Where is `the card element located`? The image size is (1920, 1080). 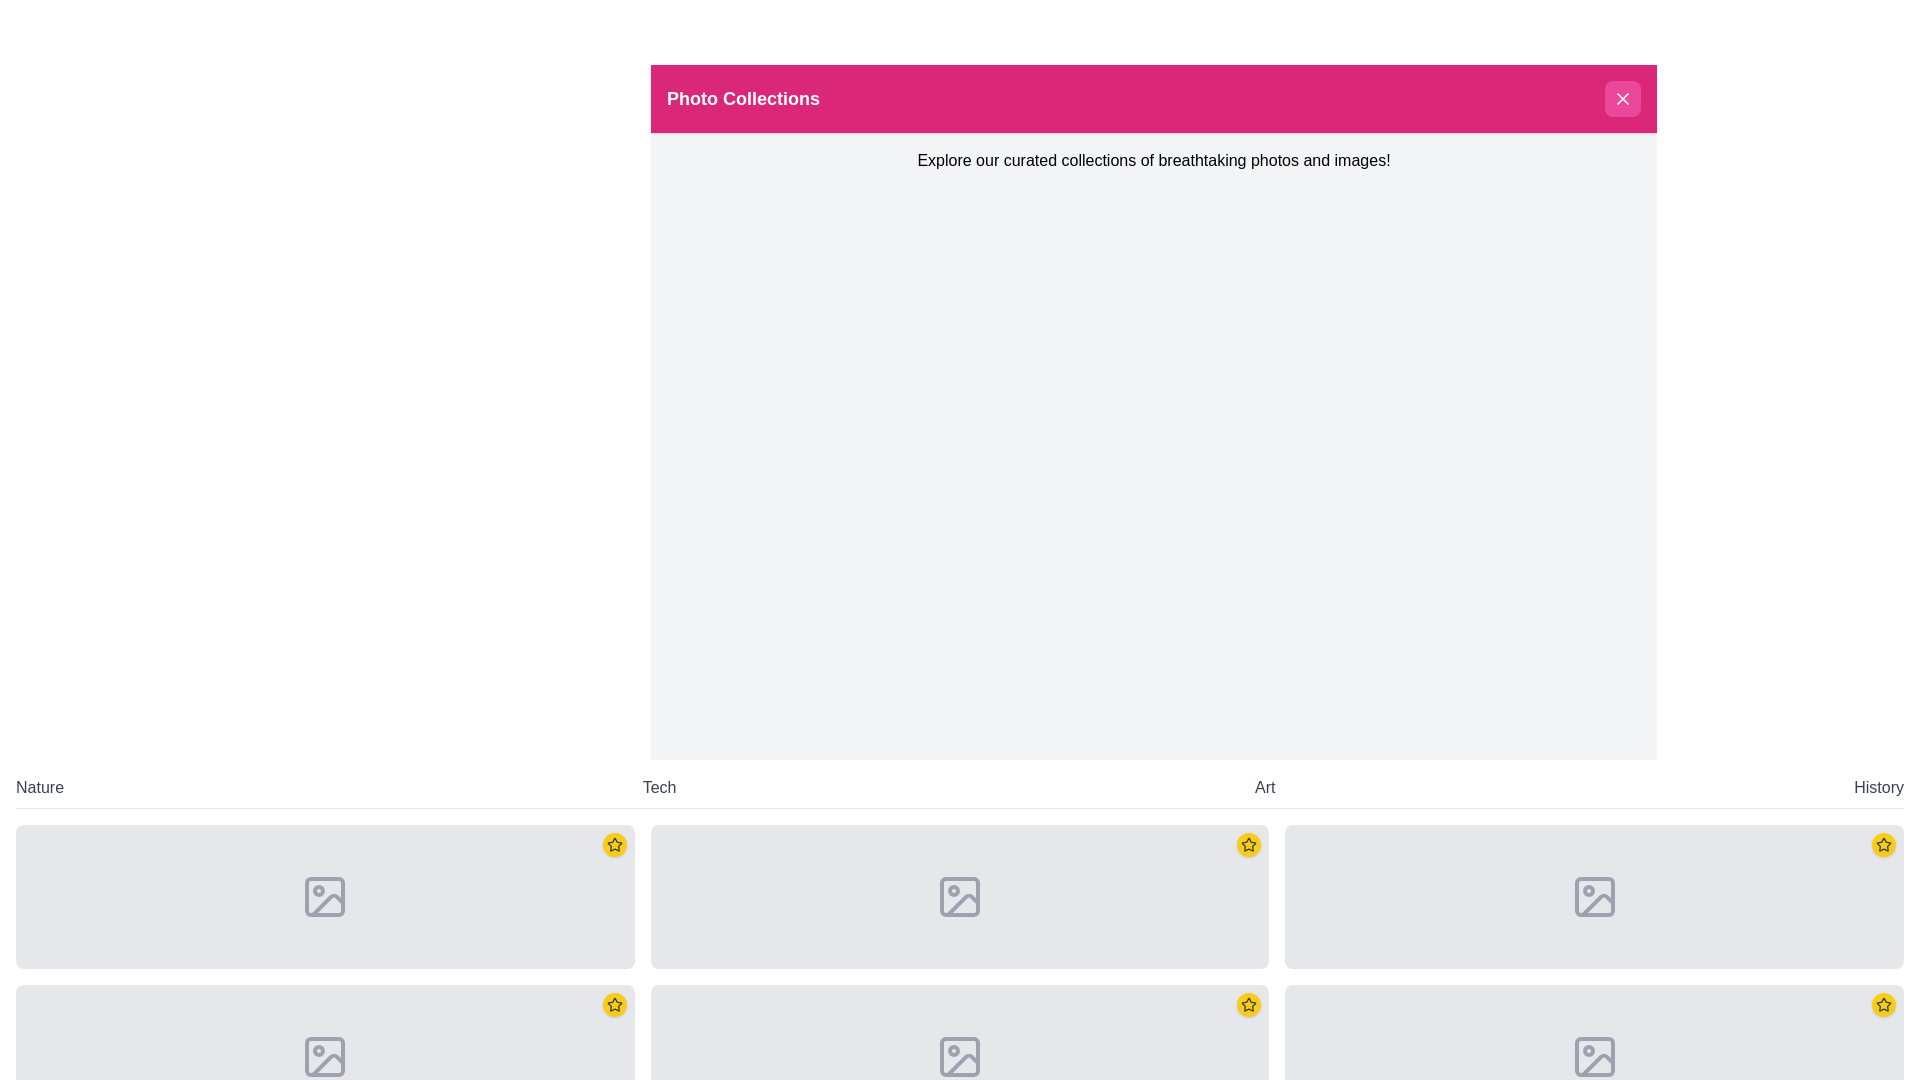
the card element located is located at coordinates (325, 896).